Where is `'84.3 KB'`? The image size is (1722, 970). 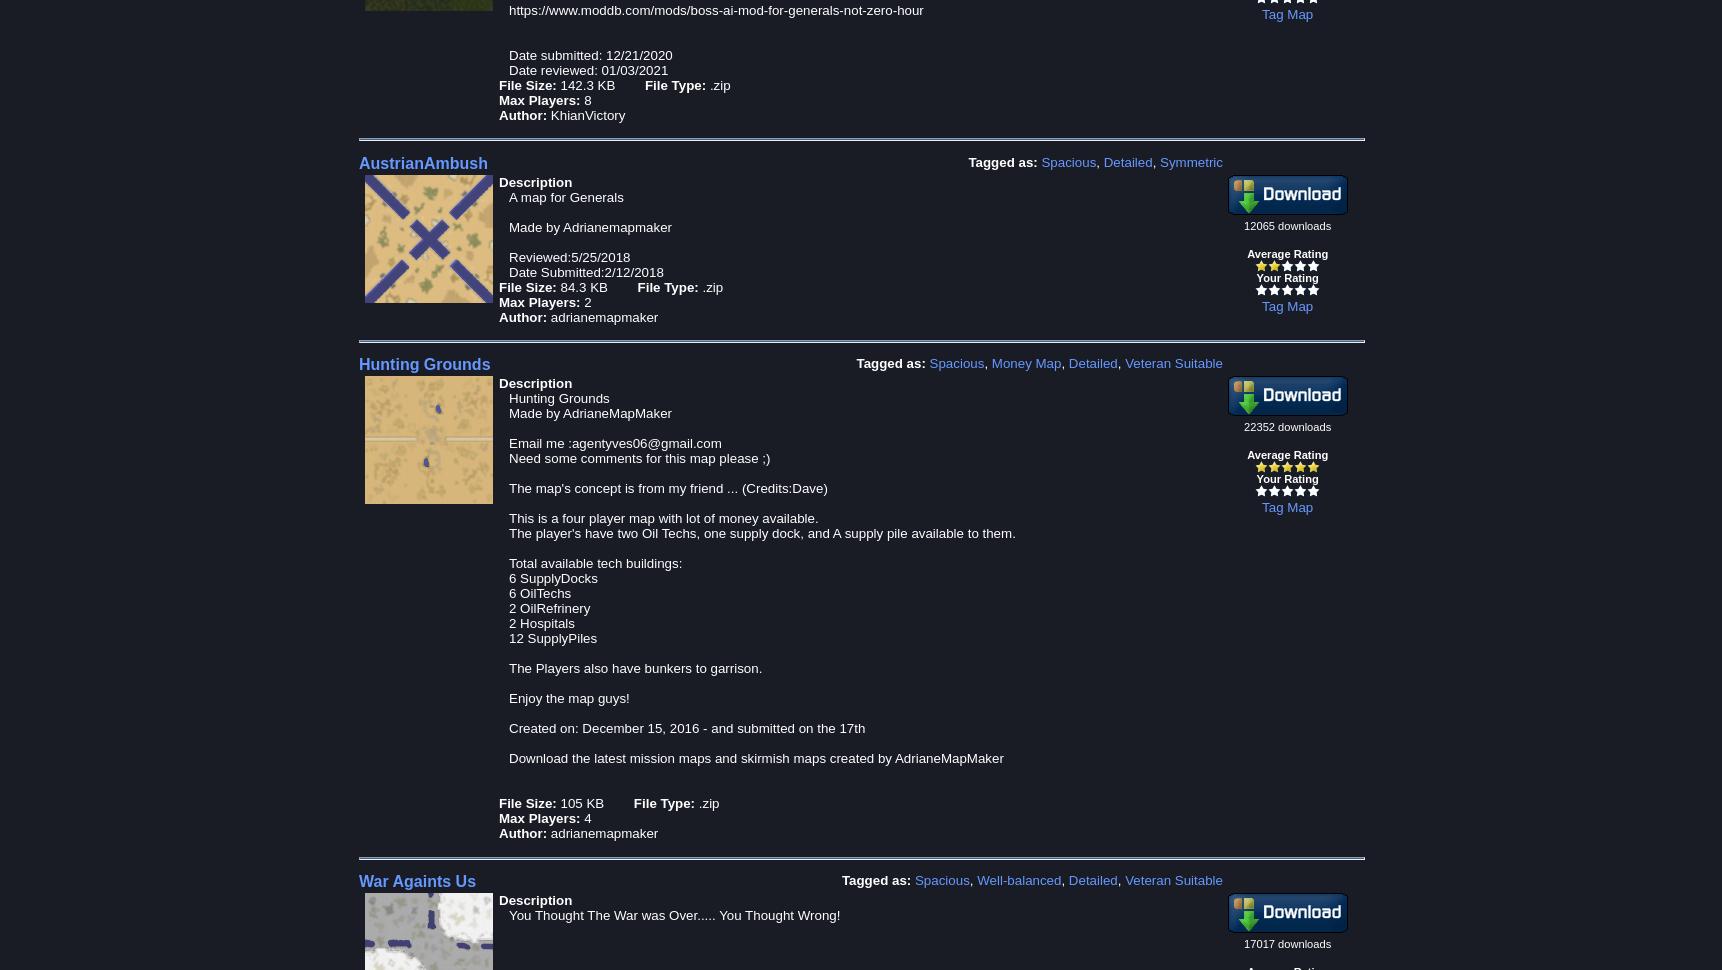 '84.3 KB' is located at coordinates (558, 285).